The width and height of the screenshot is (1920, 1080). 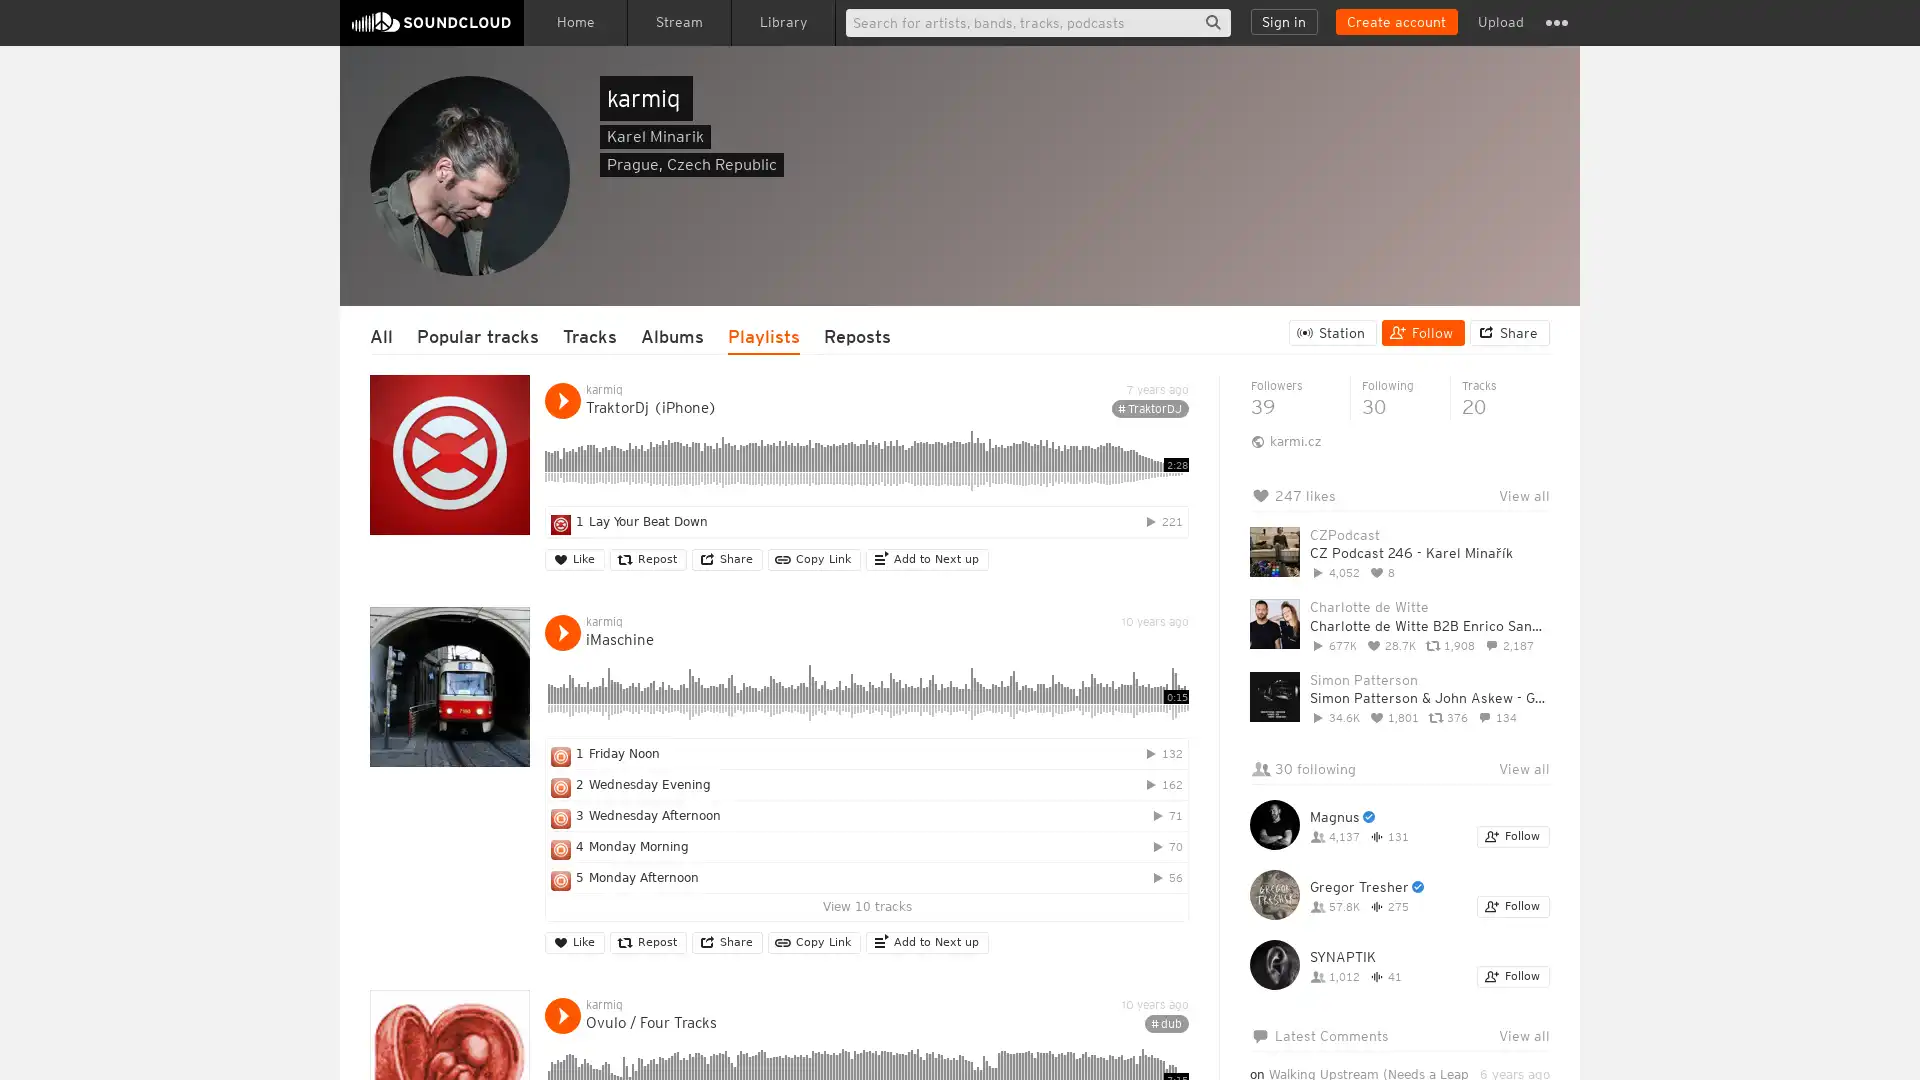 What do you see at coordinates (926, 559) in the screenshot?
I see `Add to Next up` at bounding box center [926, 559].